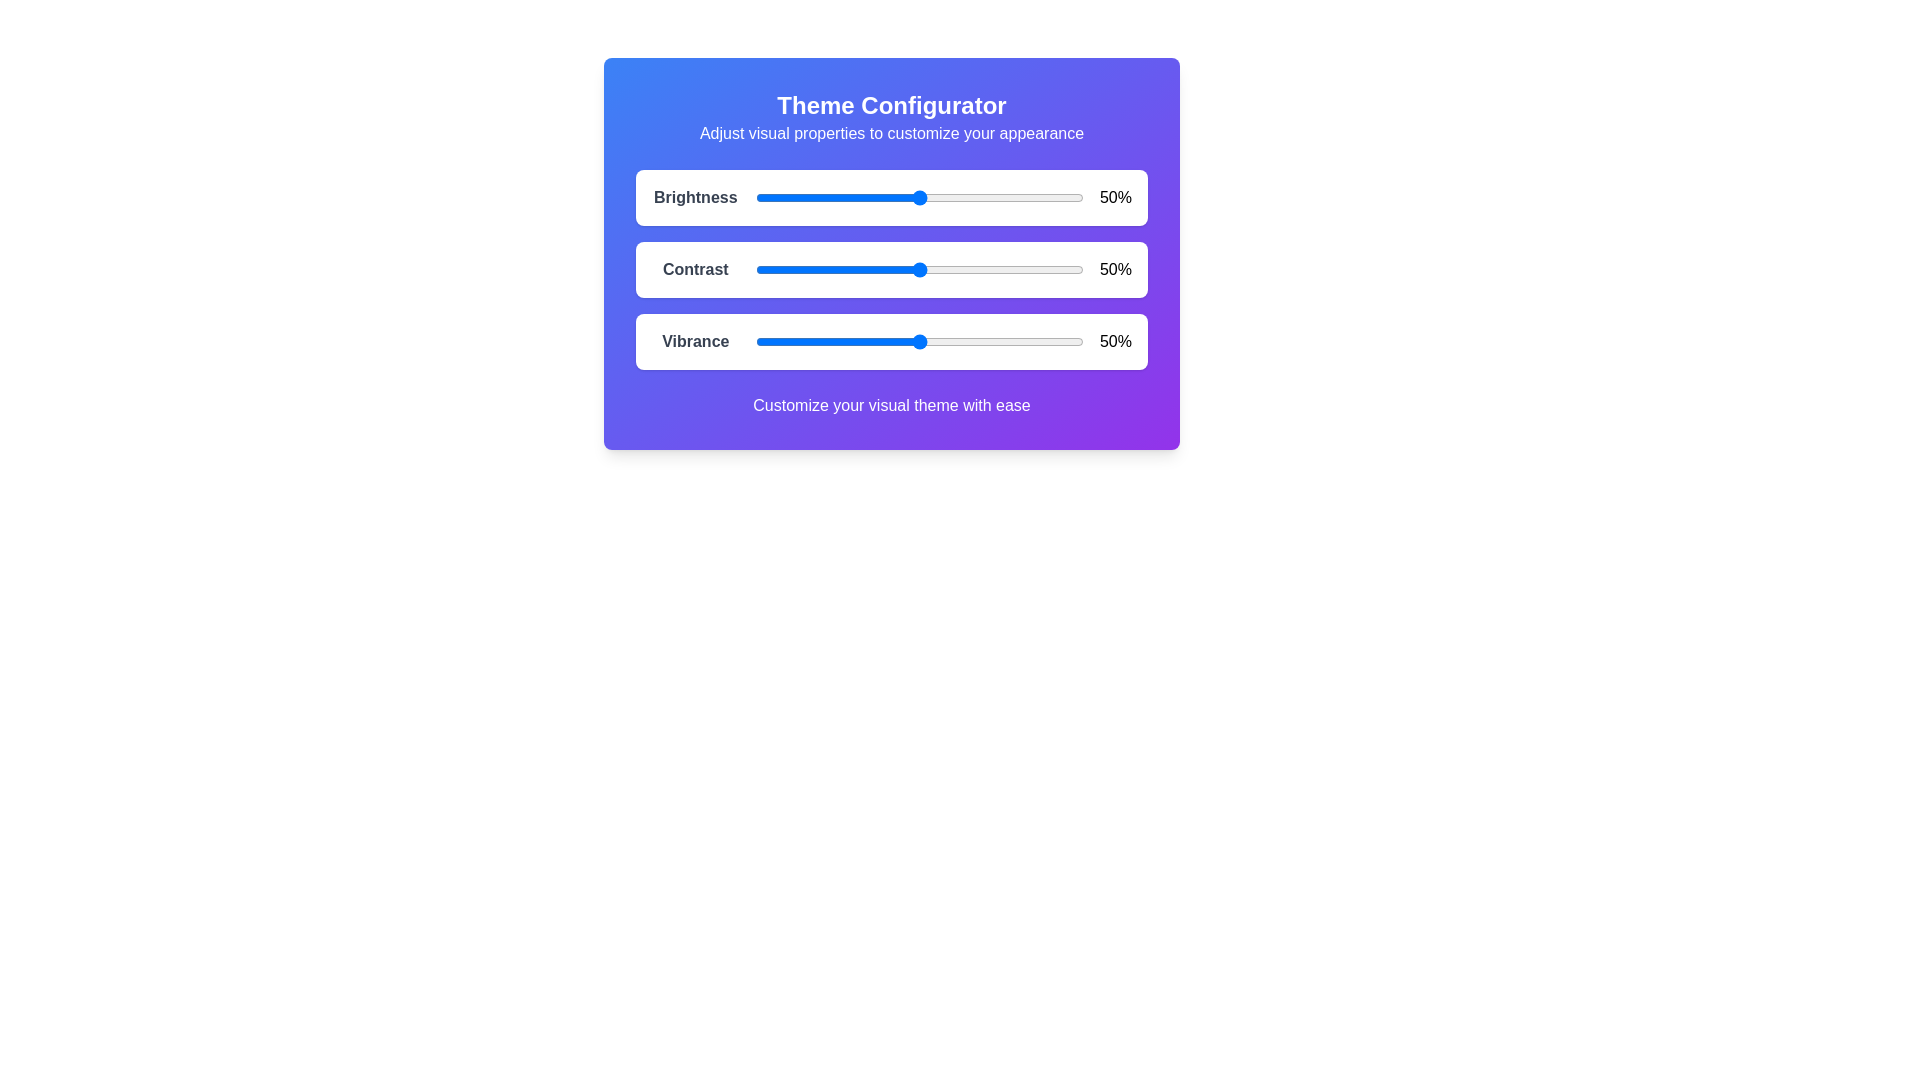 The width and height of the screenshot is (1920, 1080). I want to click on the brightness slider to 31%, so click(857, 197).